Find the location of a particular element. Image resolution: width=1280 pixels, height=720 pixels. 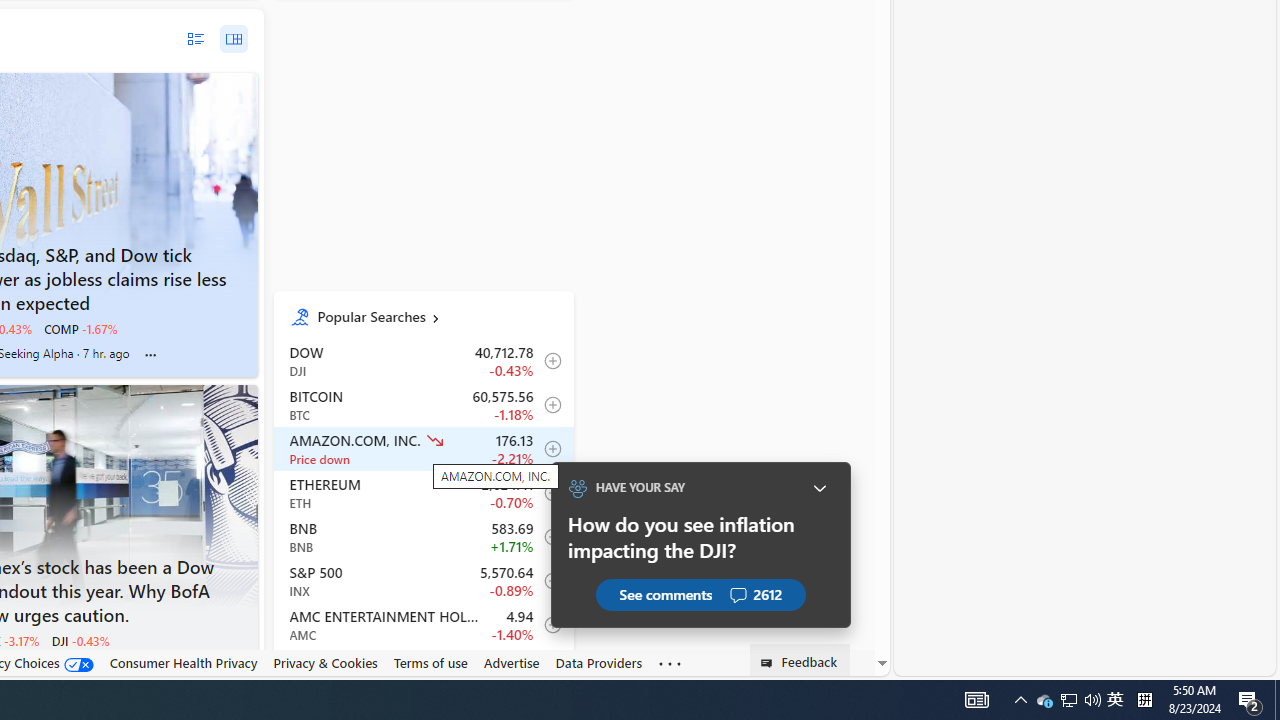

'Class: feedback_link_icon-DS-EntryPoint1-1' is located at coordinates (769, 663).